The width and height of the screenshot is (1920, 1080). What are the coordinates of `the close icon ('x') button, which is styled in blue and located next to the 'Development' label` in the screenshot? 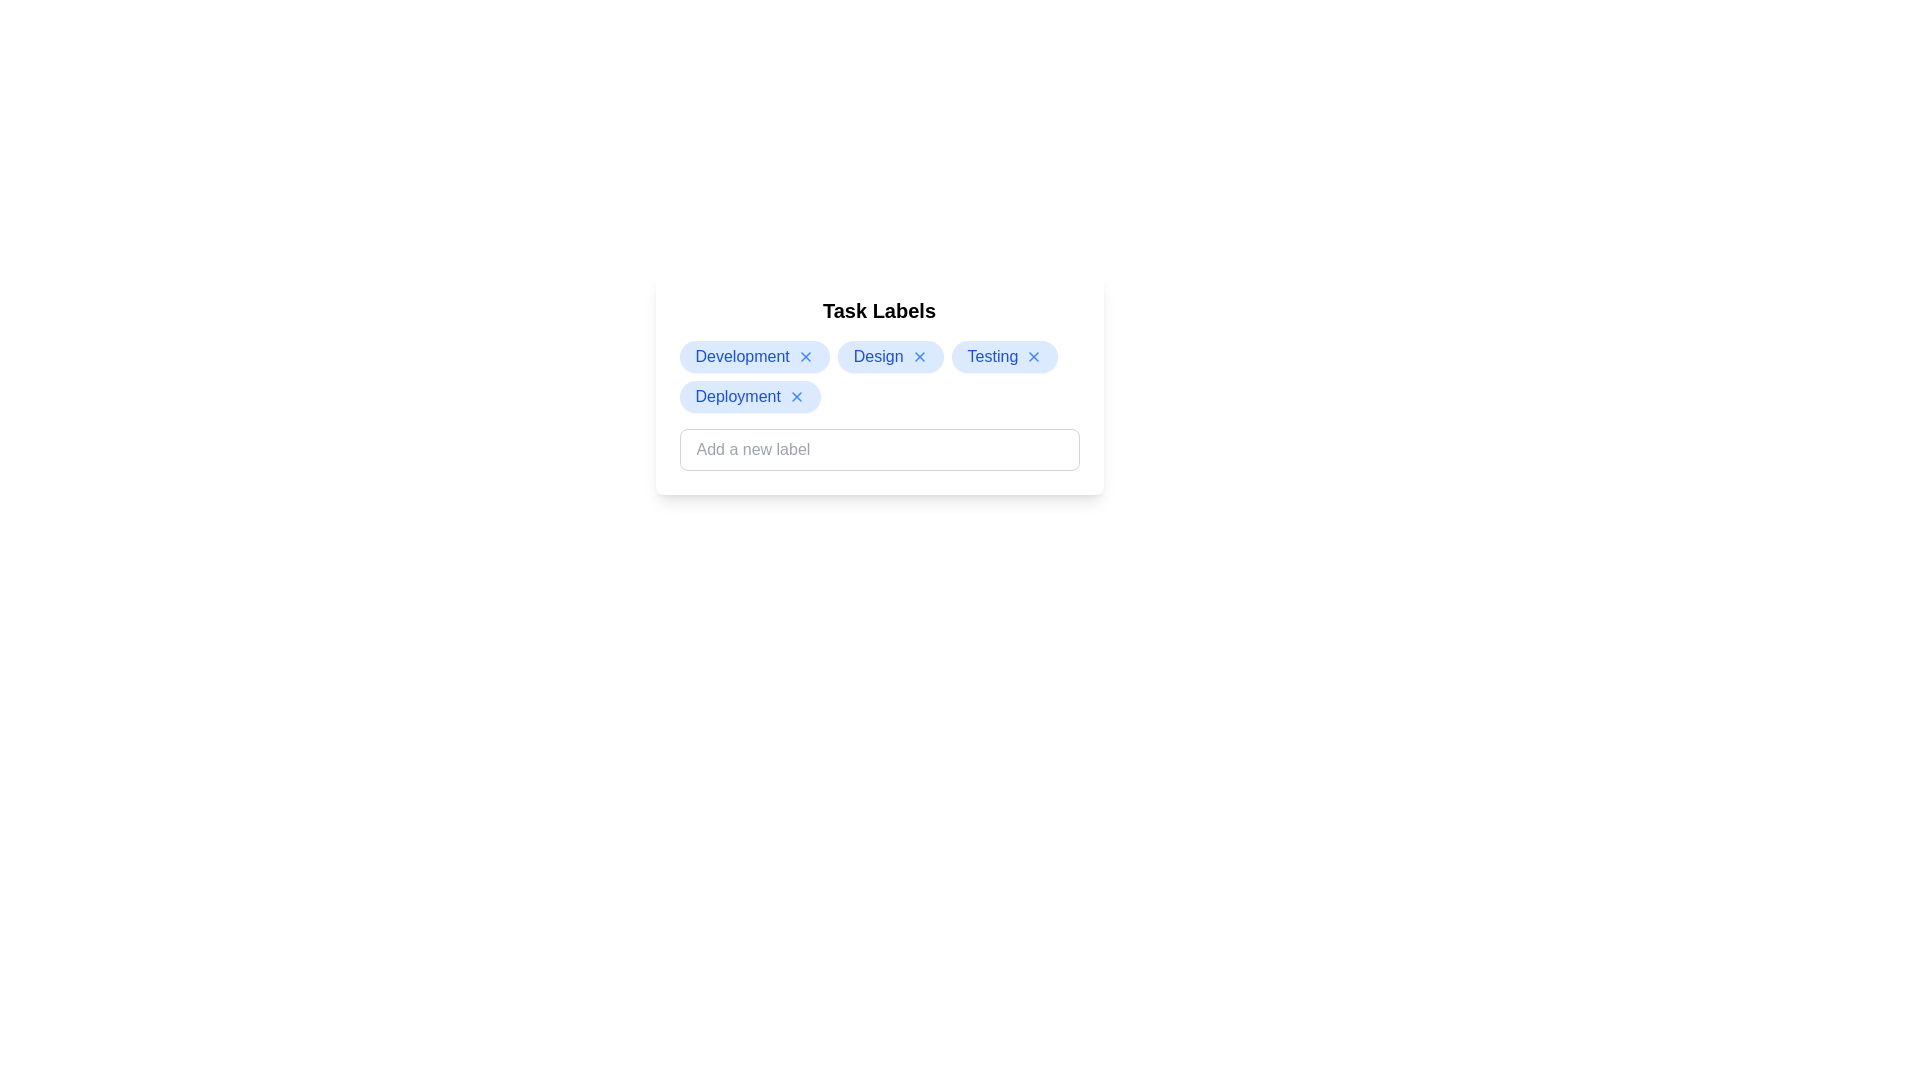 It's located at (805, 356).